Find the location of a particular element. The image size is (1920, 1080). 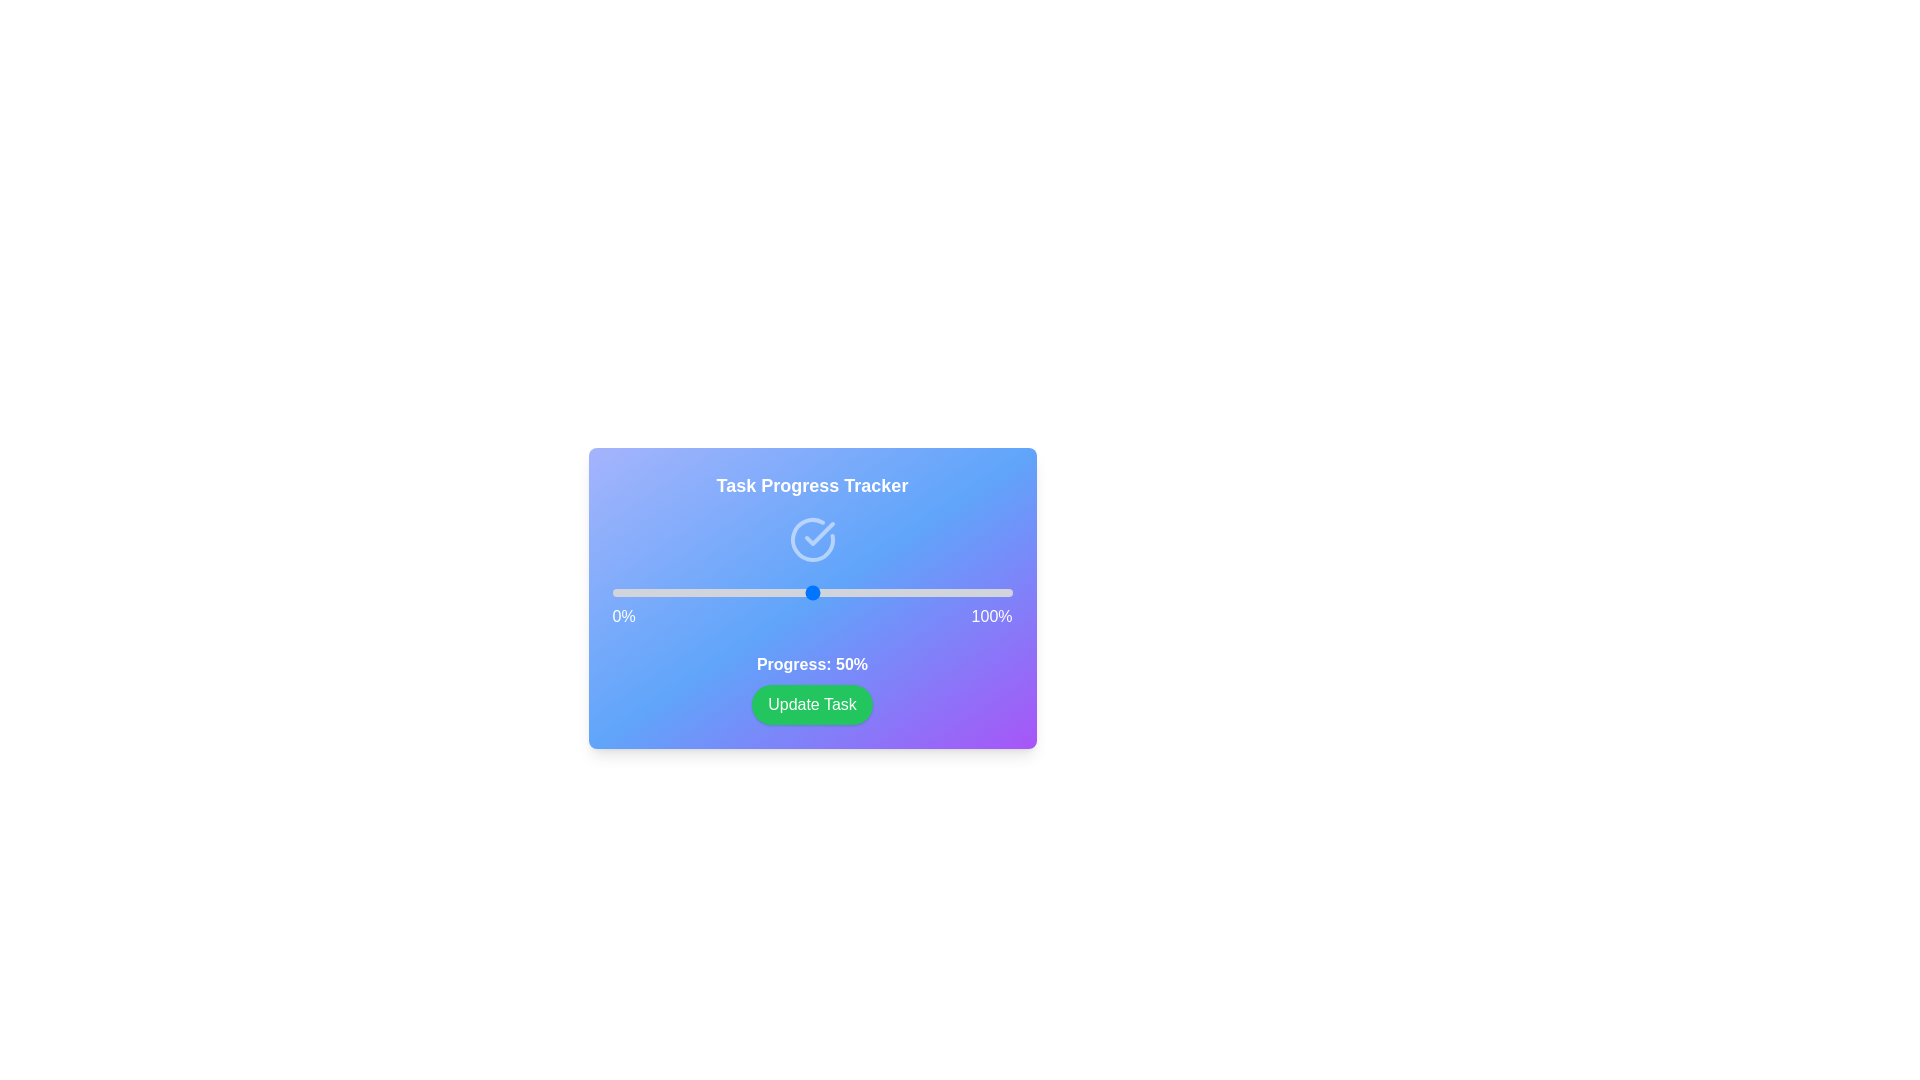

the progress slider to 56% is located at coordinates (836, 592).